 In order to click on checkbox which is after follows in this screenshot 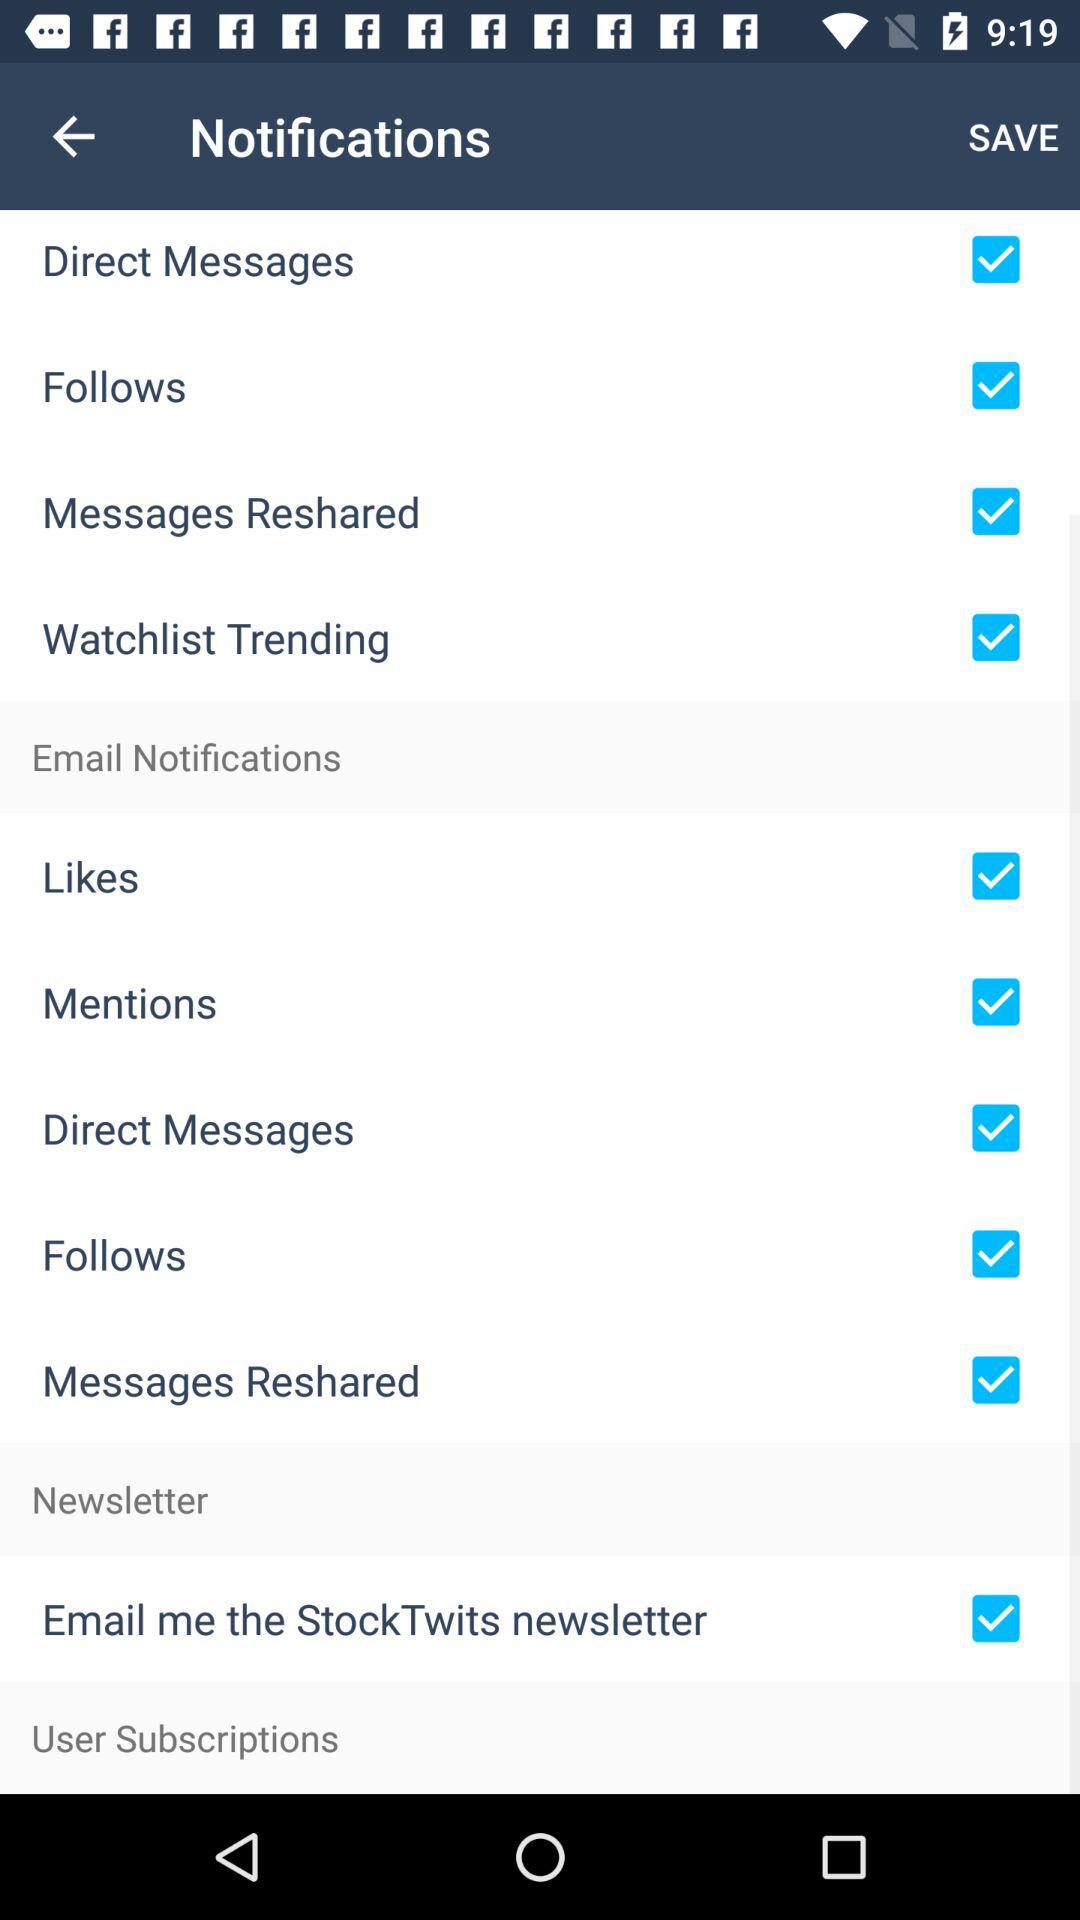, I will do `click(995, 385)`.